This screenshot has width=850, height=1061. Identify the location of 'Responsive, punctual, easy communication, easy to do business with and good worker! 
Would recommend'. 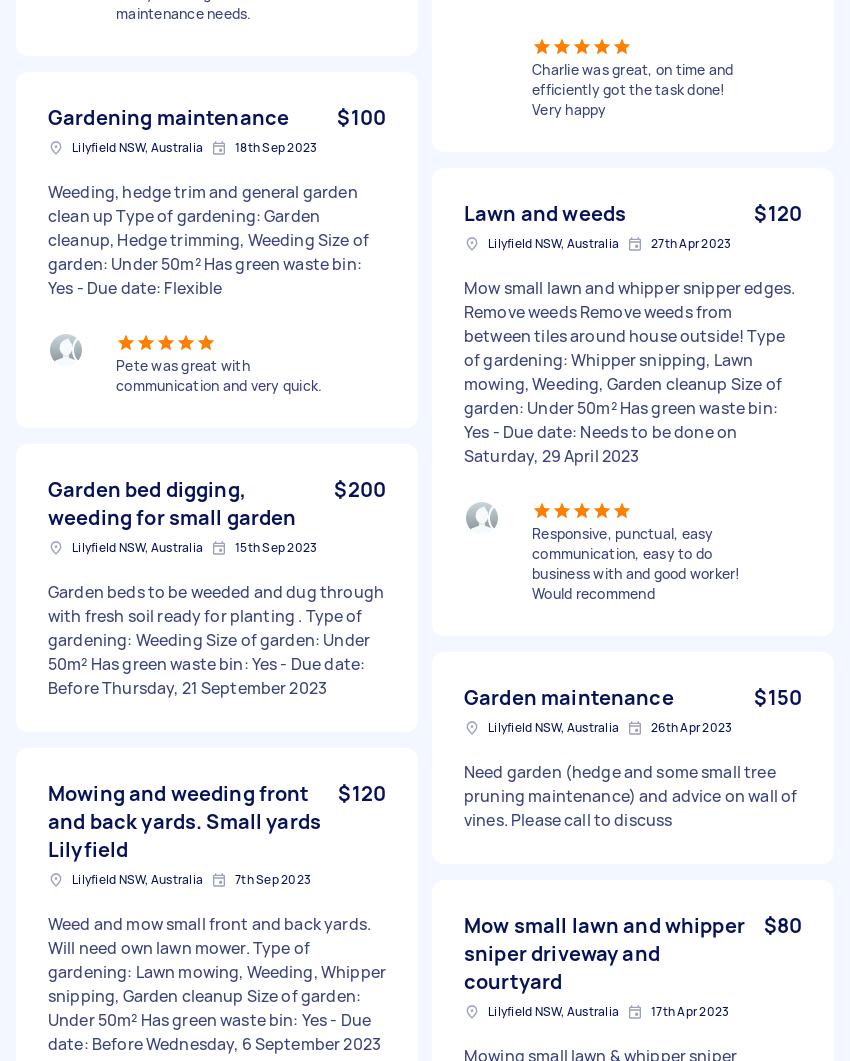
(634, 562).